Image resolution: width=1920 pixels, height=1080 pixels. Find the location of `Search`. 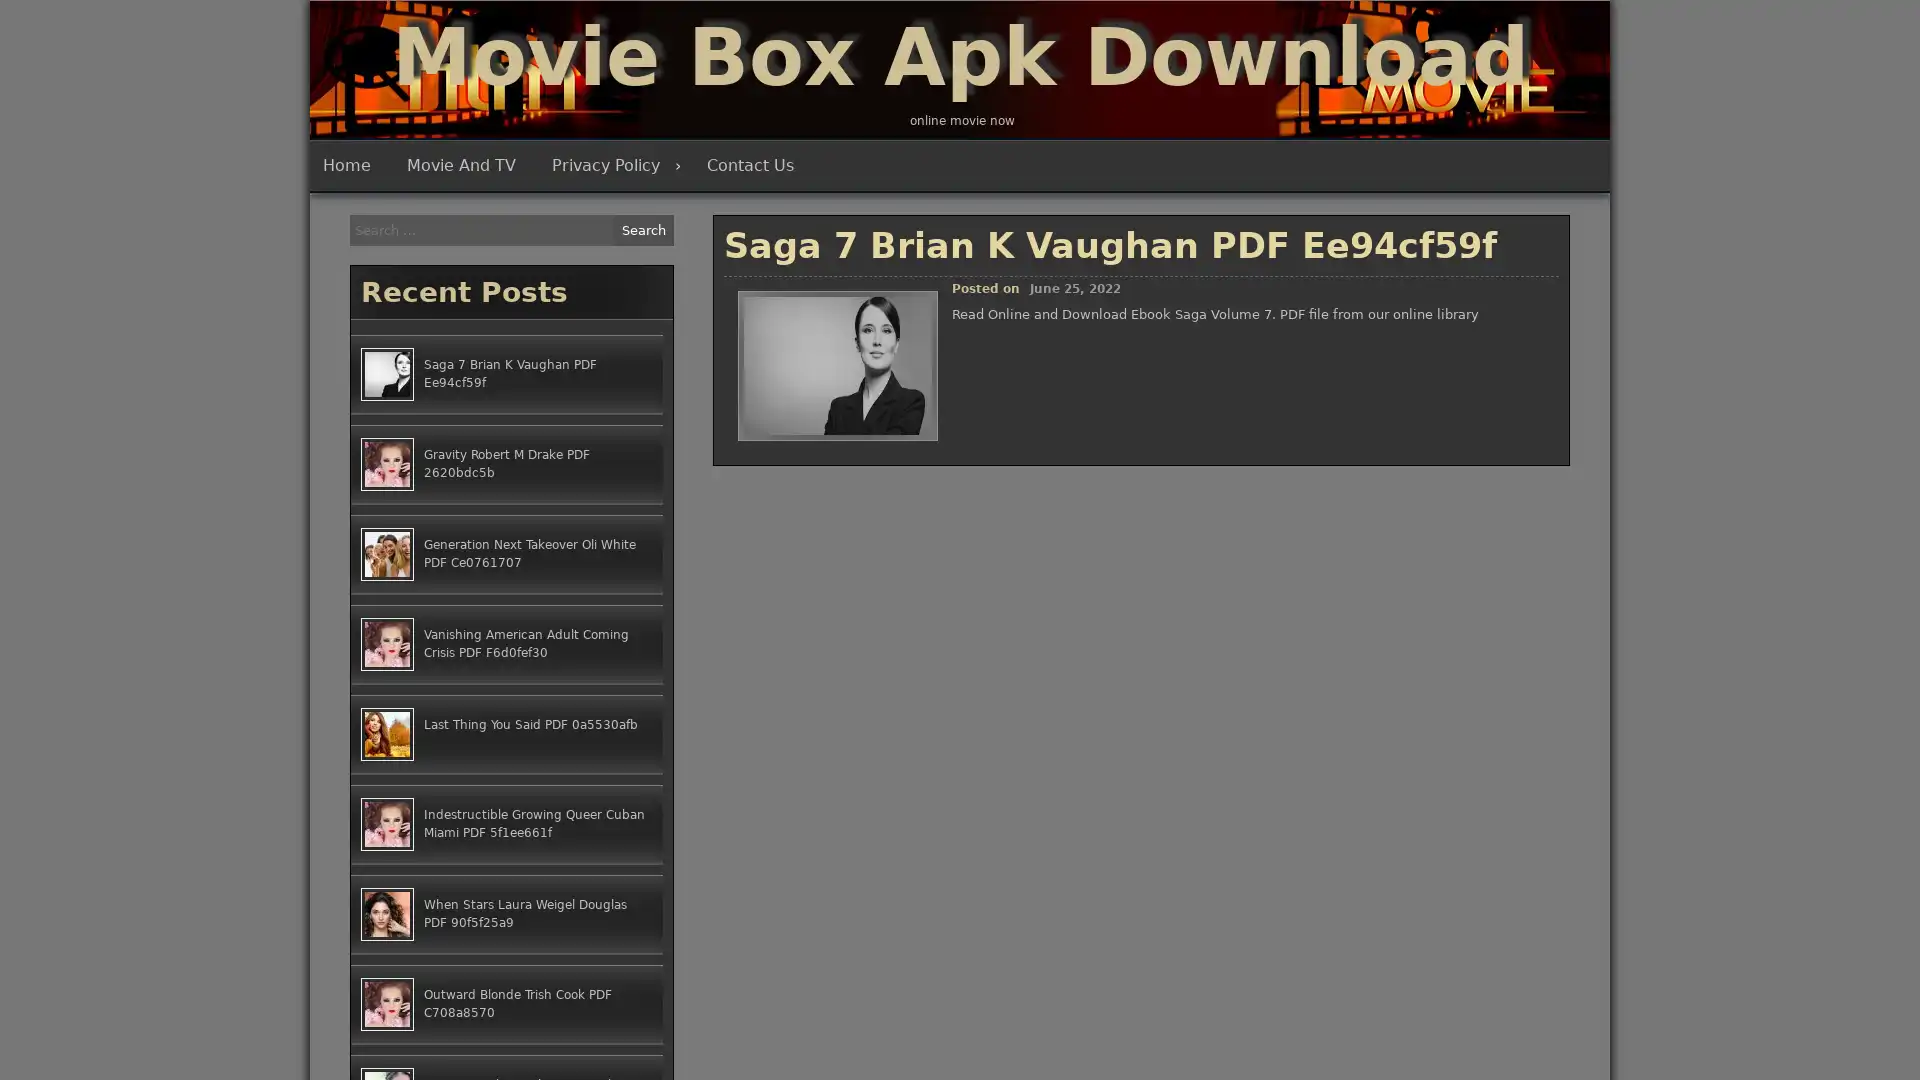

Search is located at coordinates (643, 229).